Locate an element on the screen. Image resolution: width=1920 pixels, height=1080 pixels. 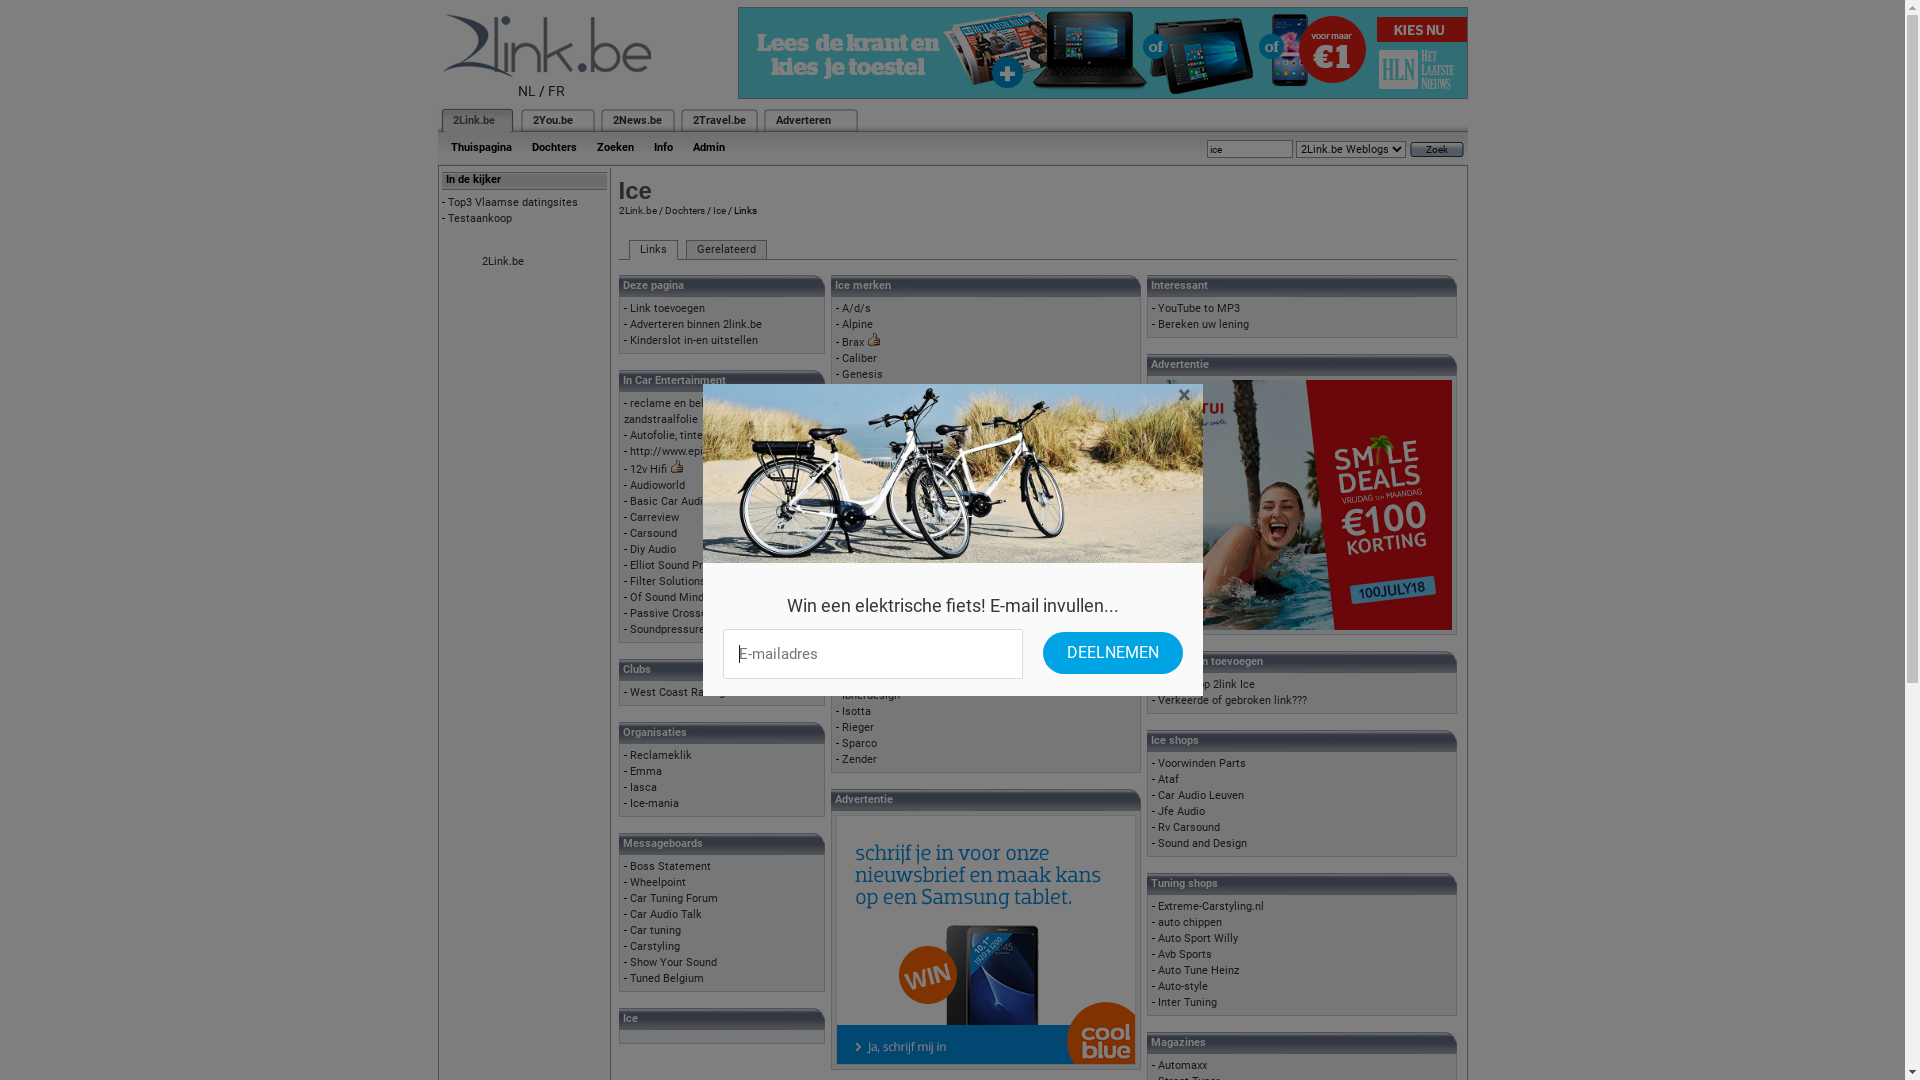
'Verkeerde of gebroken link???' is located at coordinates (1231, 699).